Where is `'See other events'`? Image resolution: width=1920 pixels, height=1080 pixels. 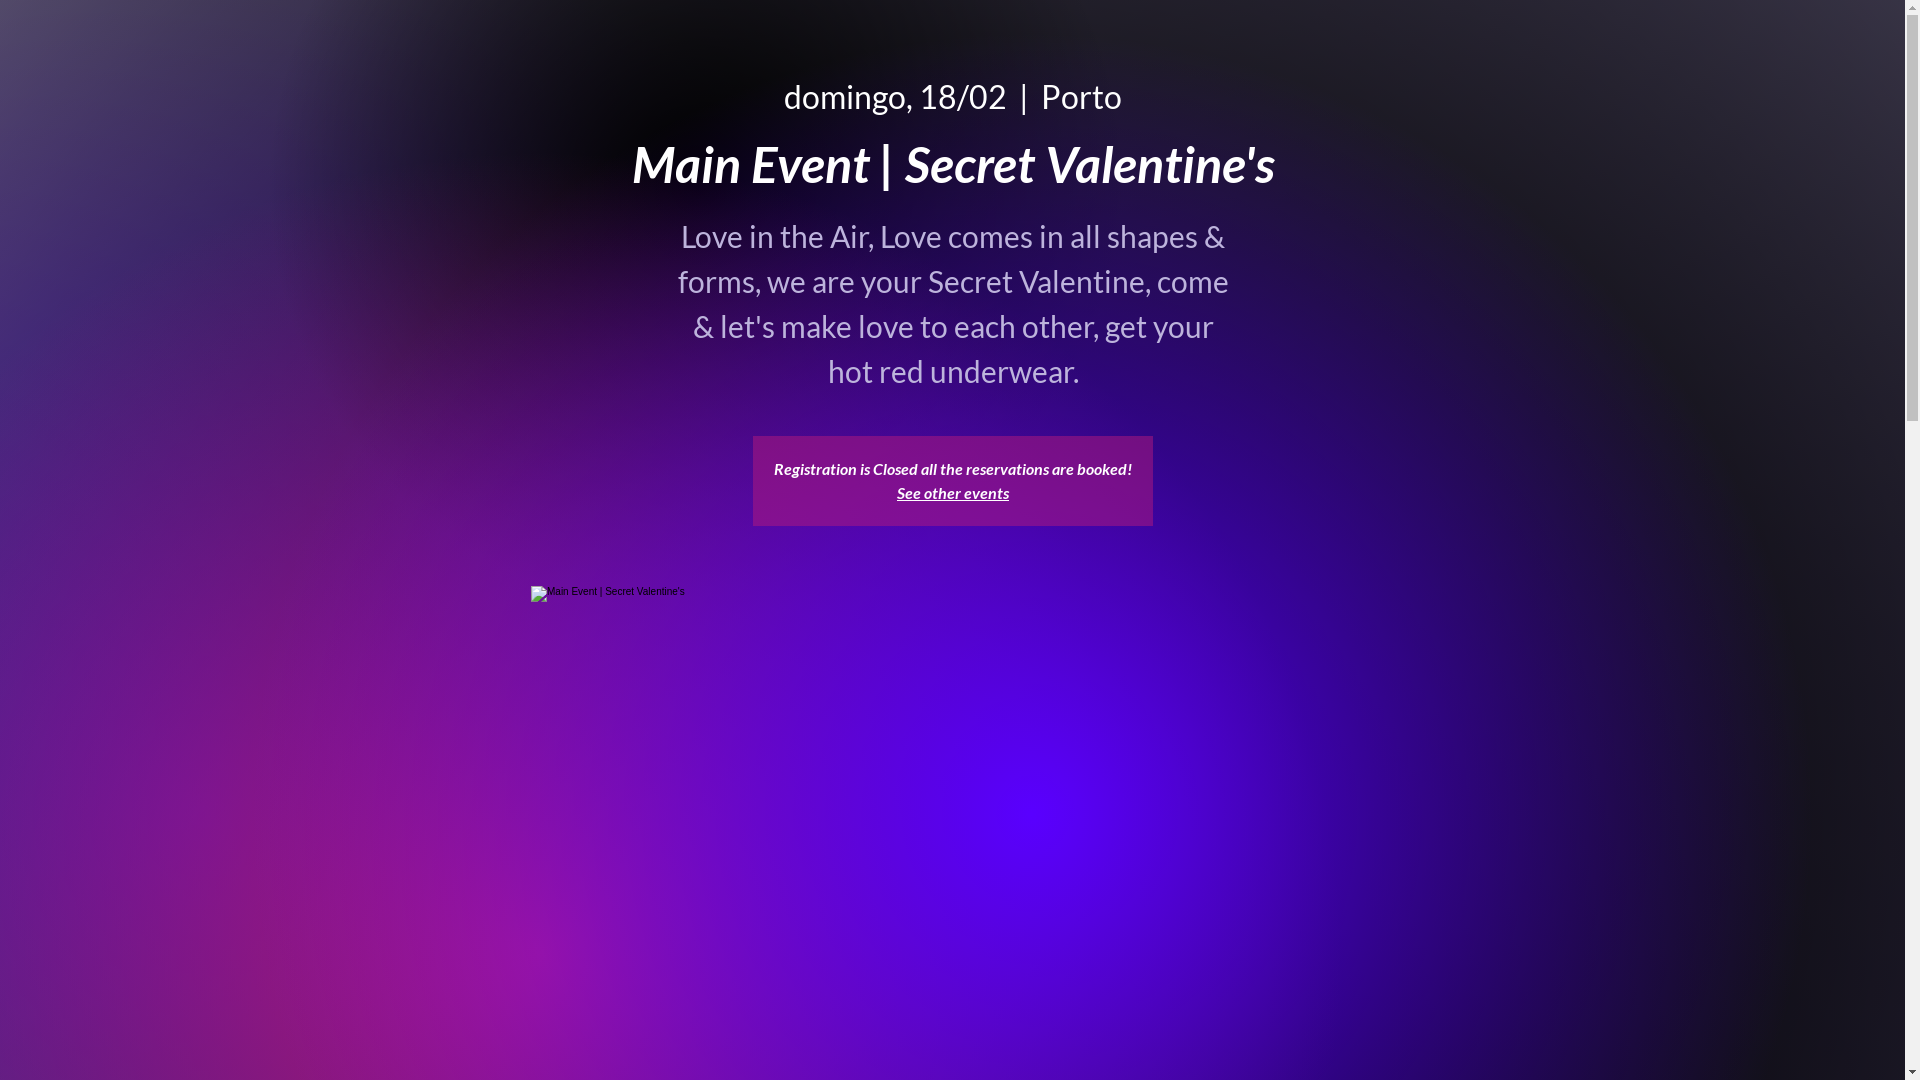
'See other events' is located at coordinates (952, 492).